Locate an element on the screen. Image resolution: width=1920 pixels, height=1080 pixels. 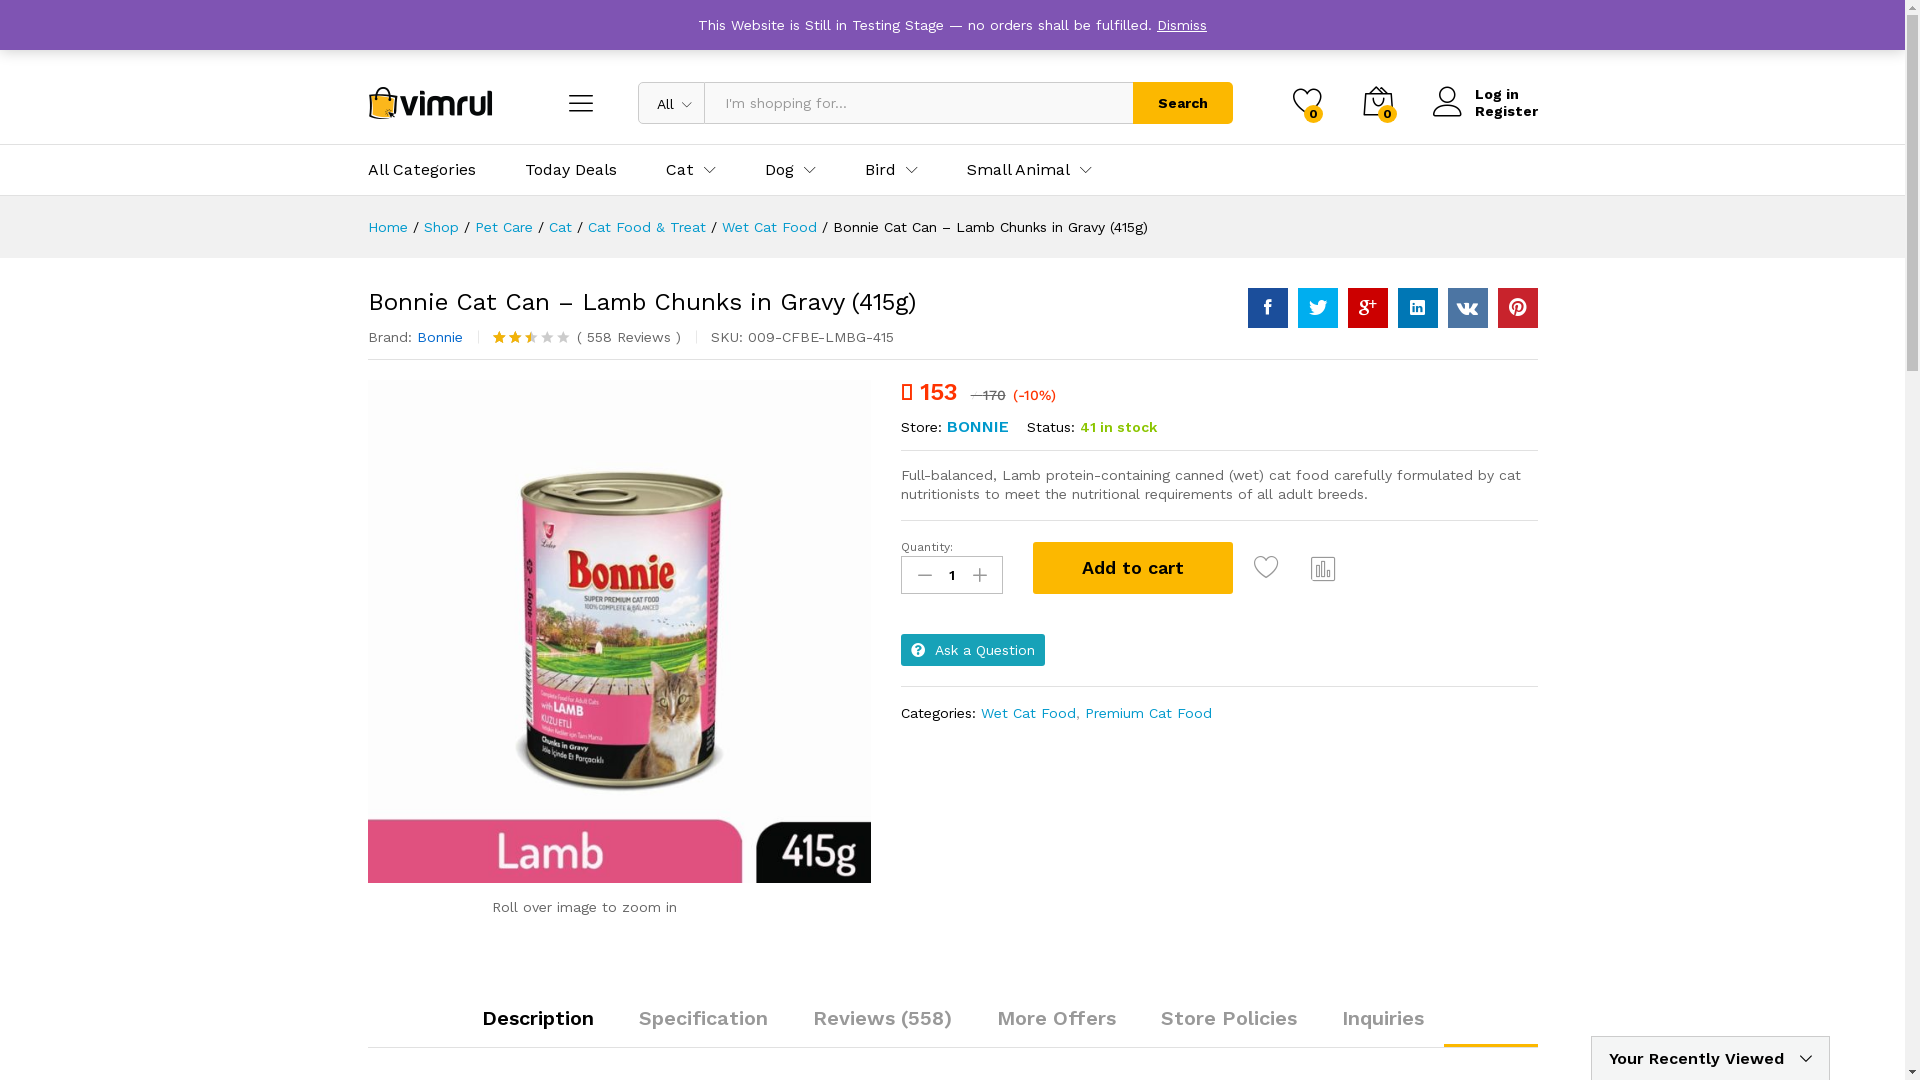
'Add to cart' is located at coordinates (1132, 567).